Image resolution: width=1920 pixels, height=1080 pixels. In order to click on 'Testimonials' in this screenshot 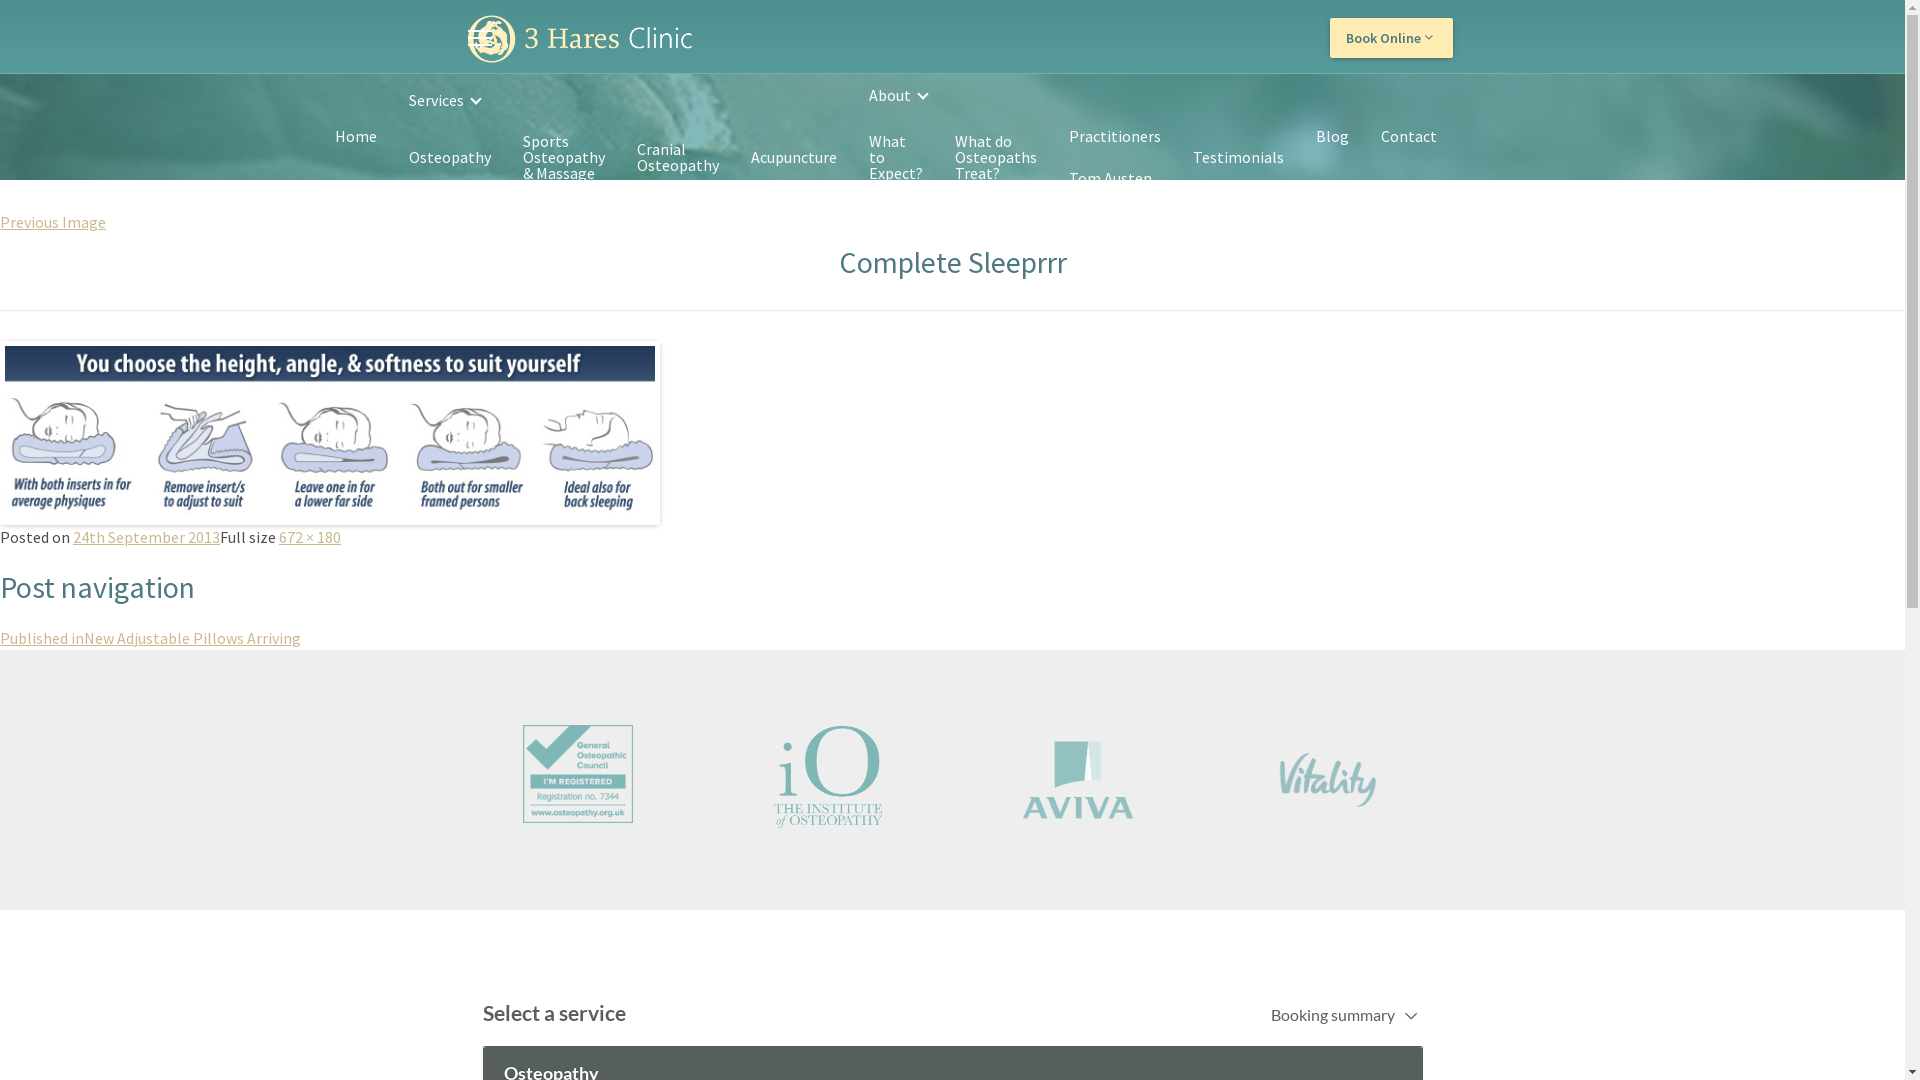, I will do `click(1236, 156)`.